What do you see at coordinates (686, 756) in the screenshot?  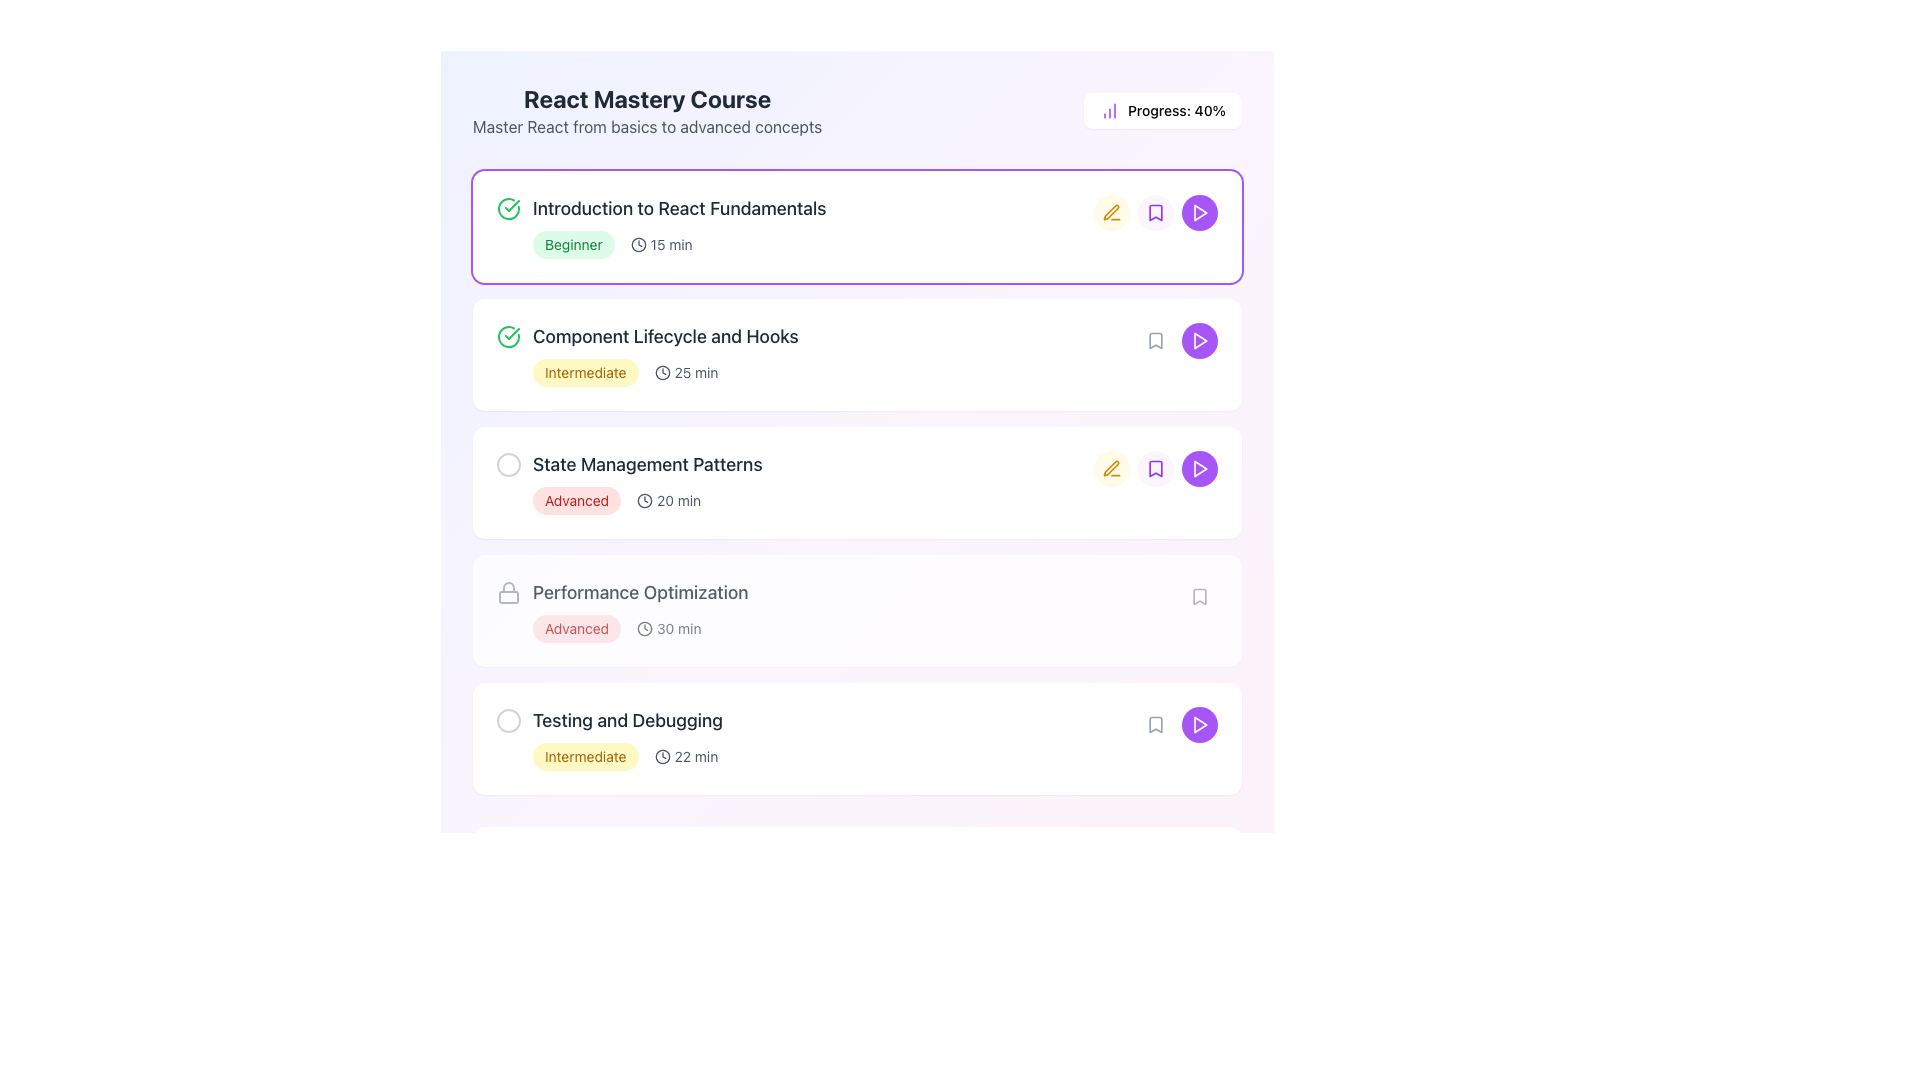 I see `the label that displays the duration of the course in the 'Testing and Debugging' section, located to the right of the 'Intermediate' tag` at bounding box center [686, 756].